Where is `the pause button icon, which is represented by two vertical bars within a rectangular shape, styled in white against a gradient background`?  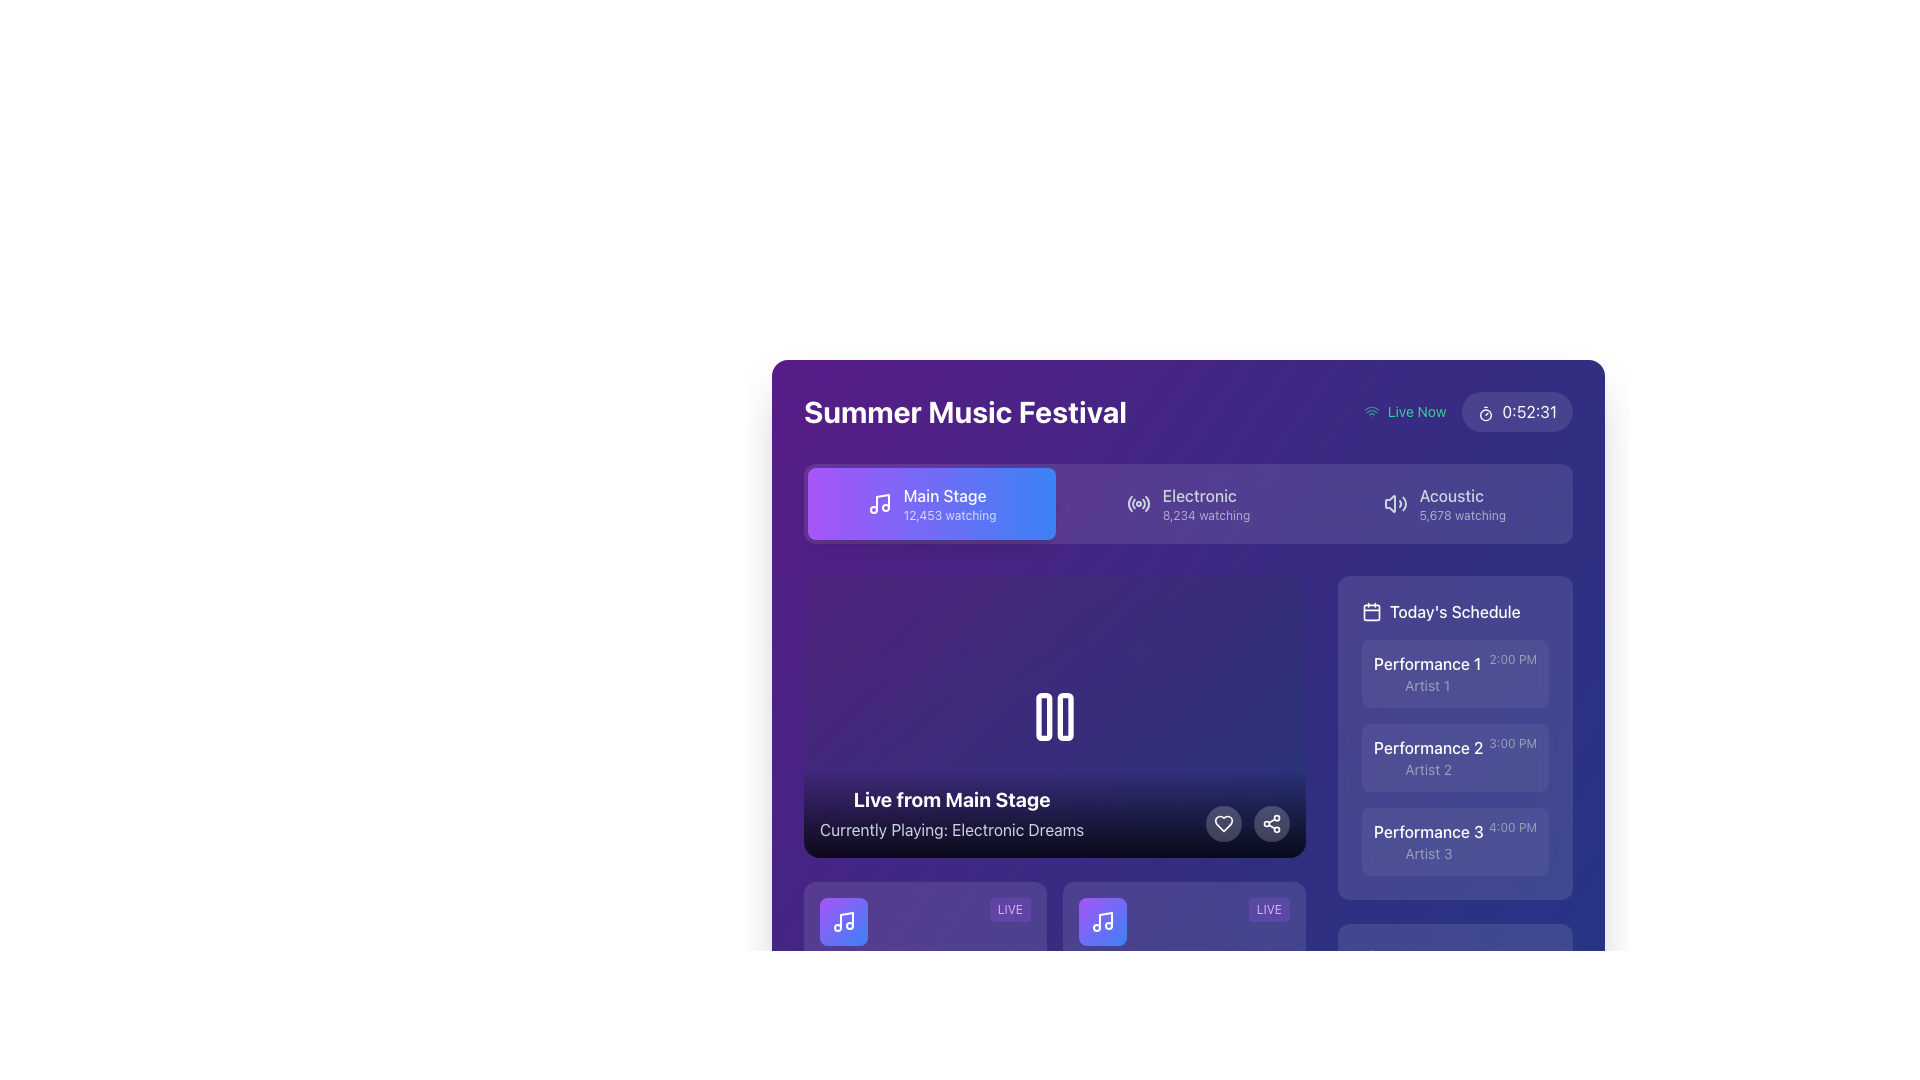
the pause button icon, which is represented by two vertical bars within a rectangular shape, styled in white against a gradient background is located at coordinates (1054, 716).